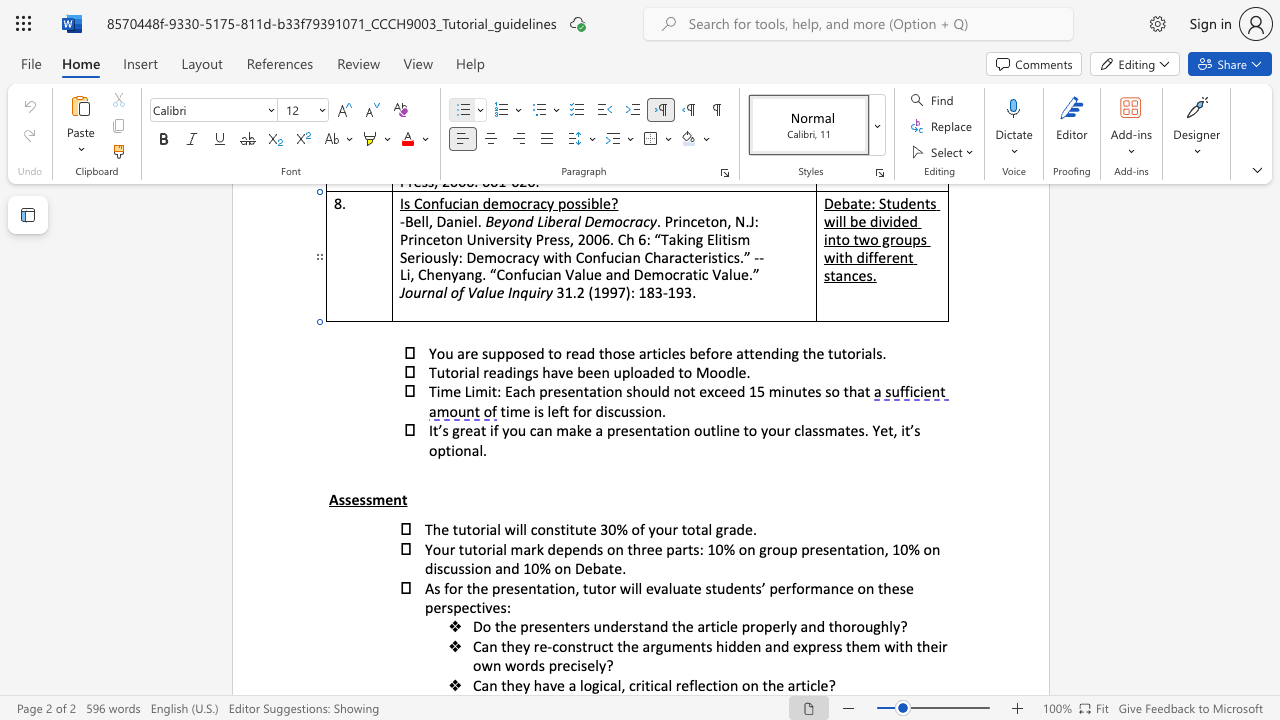 The width and height of the screenshot is (1280, 720). Describe the element at coordinates (605, 684) in the screenshot. I see `the 1th character "c" in the text` at that location.